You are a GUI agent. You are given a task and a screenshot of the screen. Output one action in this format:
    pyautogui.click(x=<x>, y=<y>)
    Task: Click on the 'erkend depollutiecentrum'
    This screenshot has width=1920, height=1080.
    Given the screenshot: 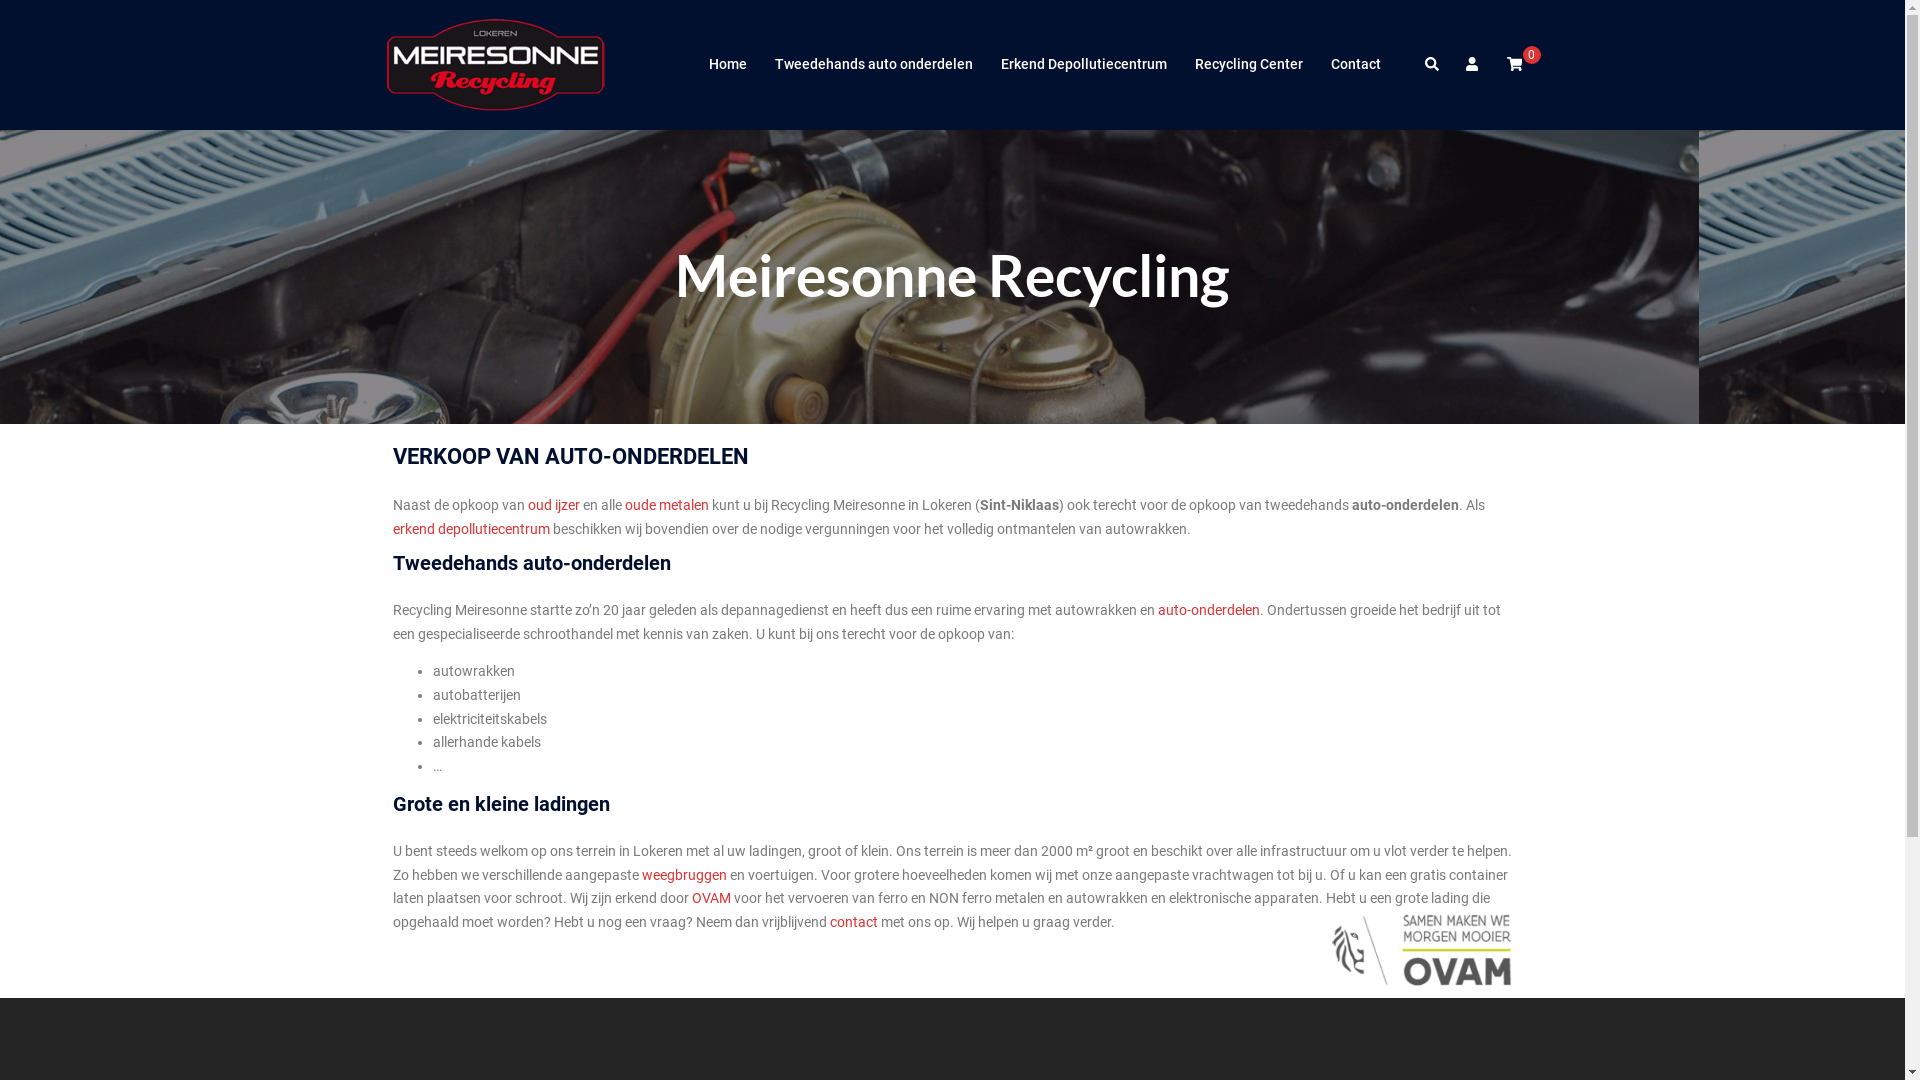 What is the action you would take?
    pyautogui.click(x=469, y=527)
    